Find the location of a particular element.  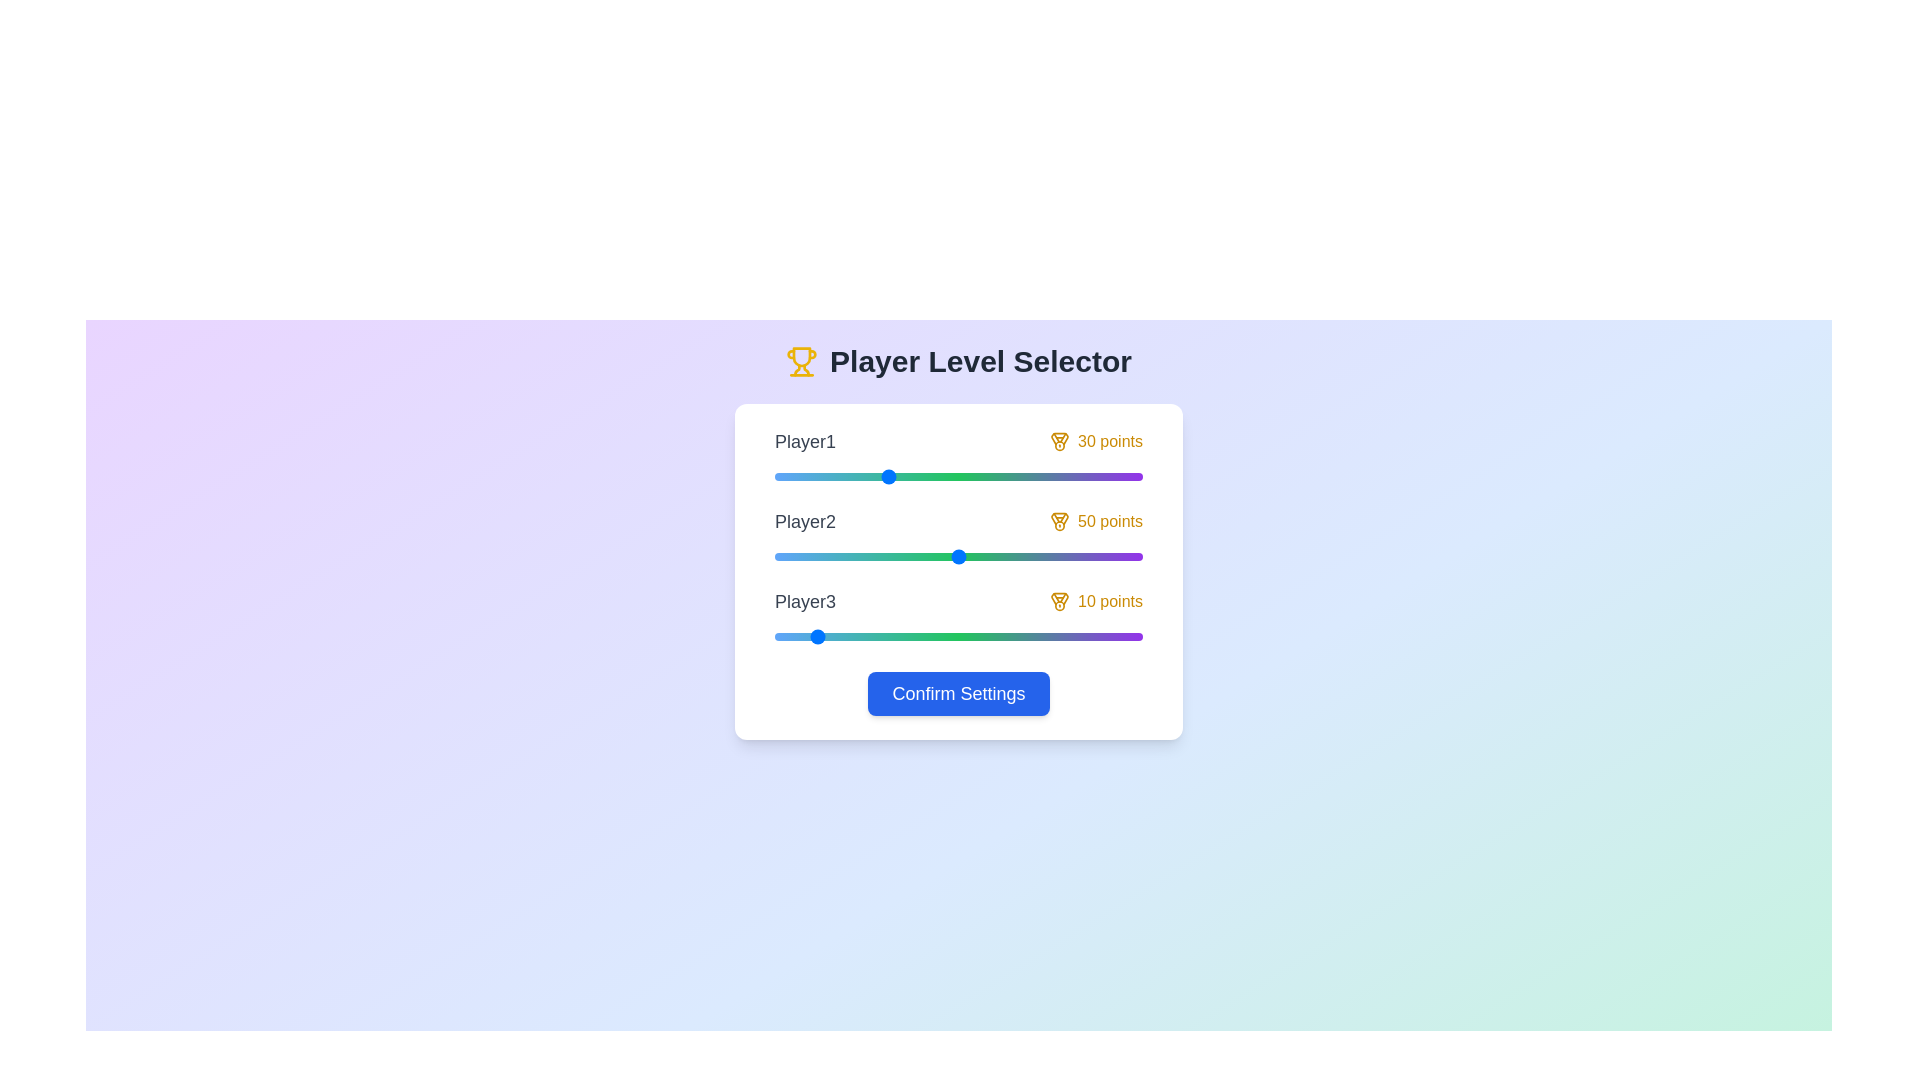

the Player2 slider to set their level to 5 is located at coordinates (792, 556).